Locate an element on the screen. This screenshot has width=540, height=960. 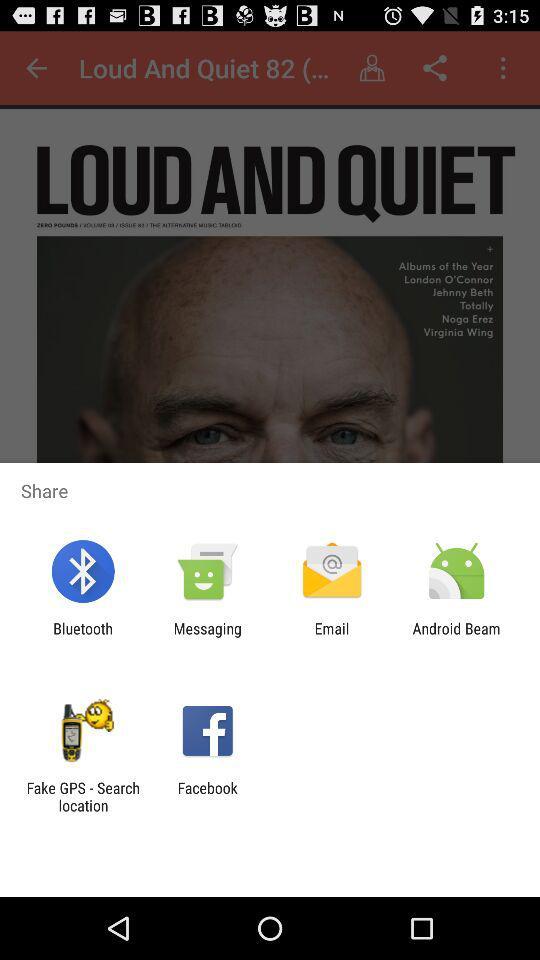
app next to android beam icon is located at coordinates (332, 636).